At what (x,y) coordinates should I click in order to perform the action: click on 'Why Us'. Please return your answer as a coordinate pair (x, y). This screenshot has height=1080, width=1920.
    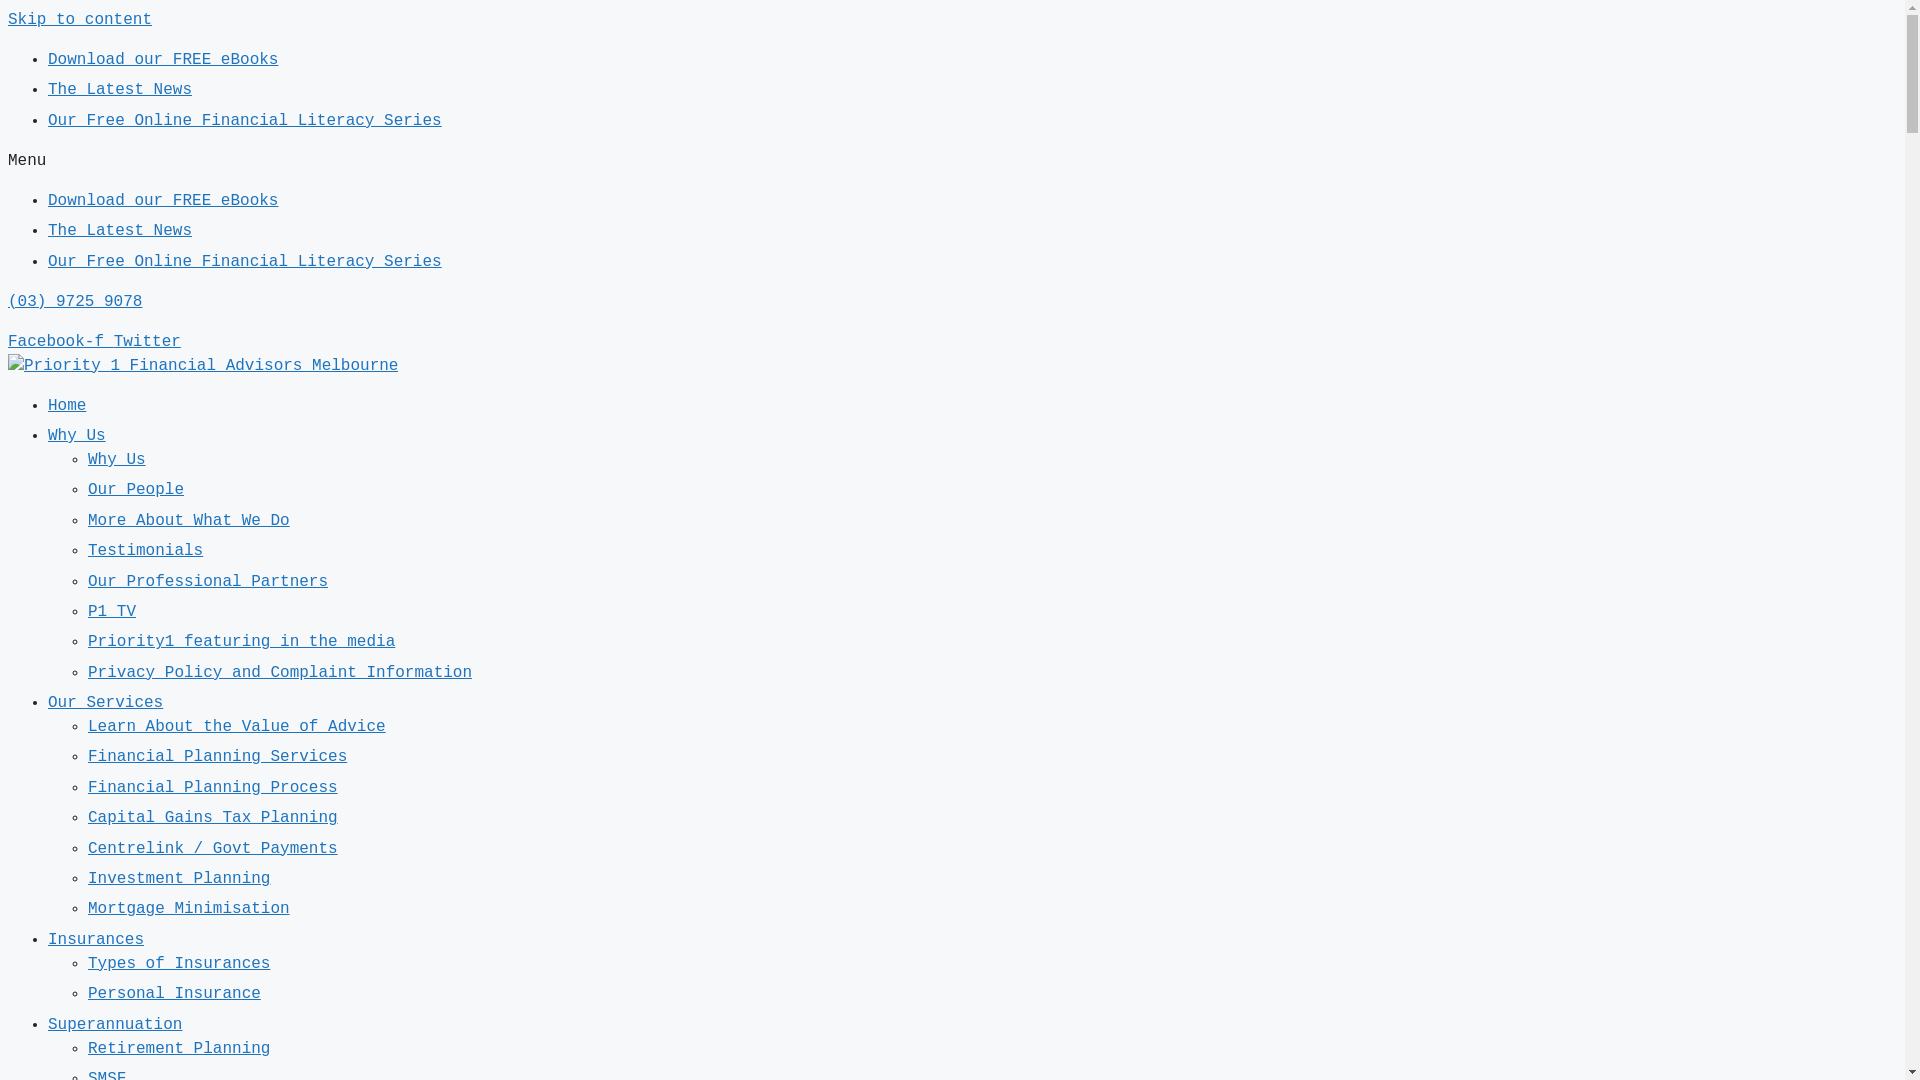
    Looking at the image, I should click on (76, 434).